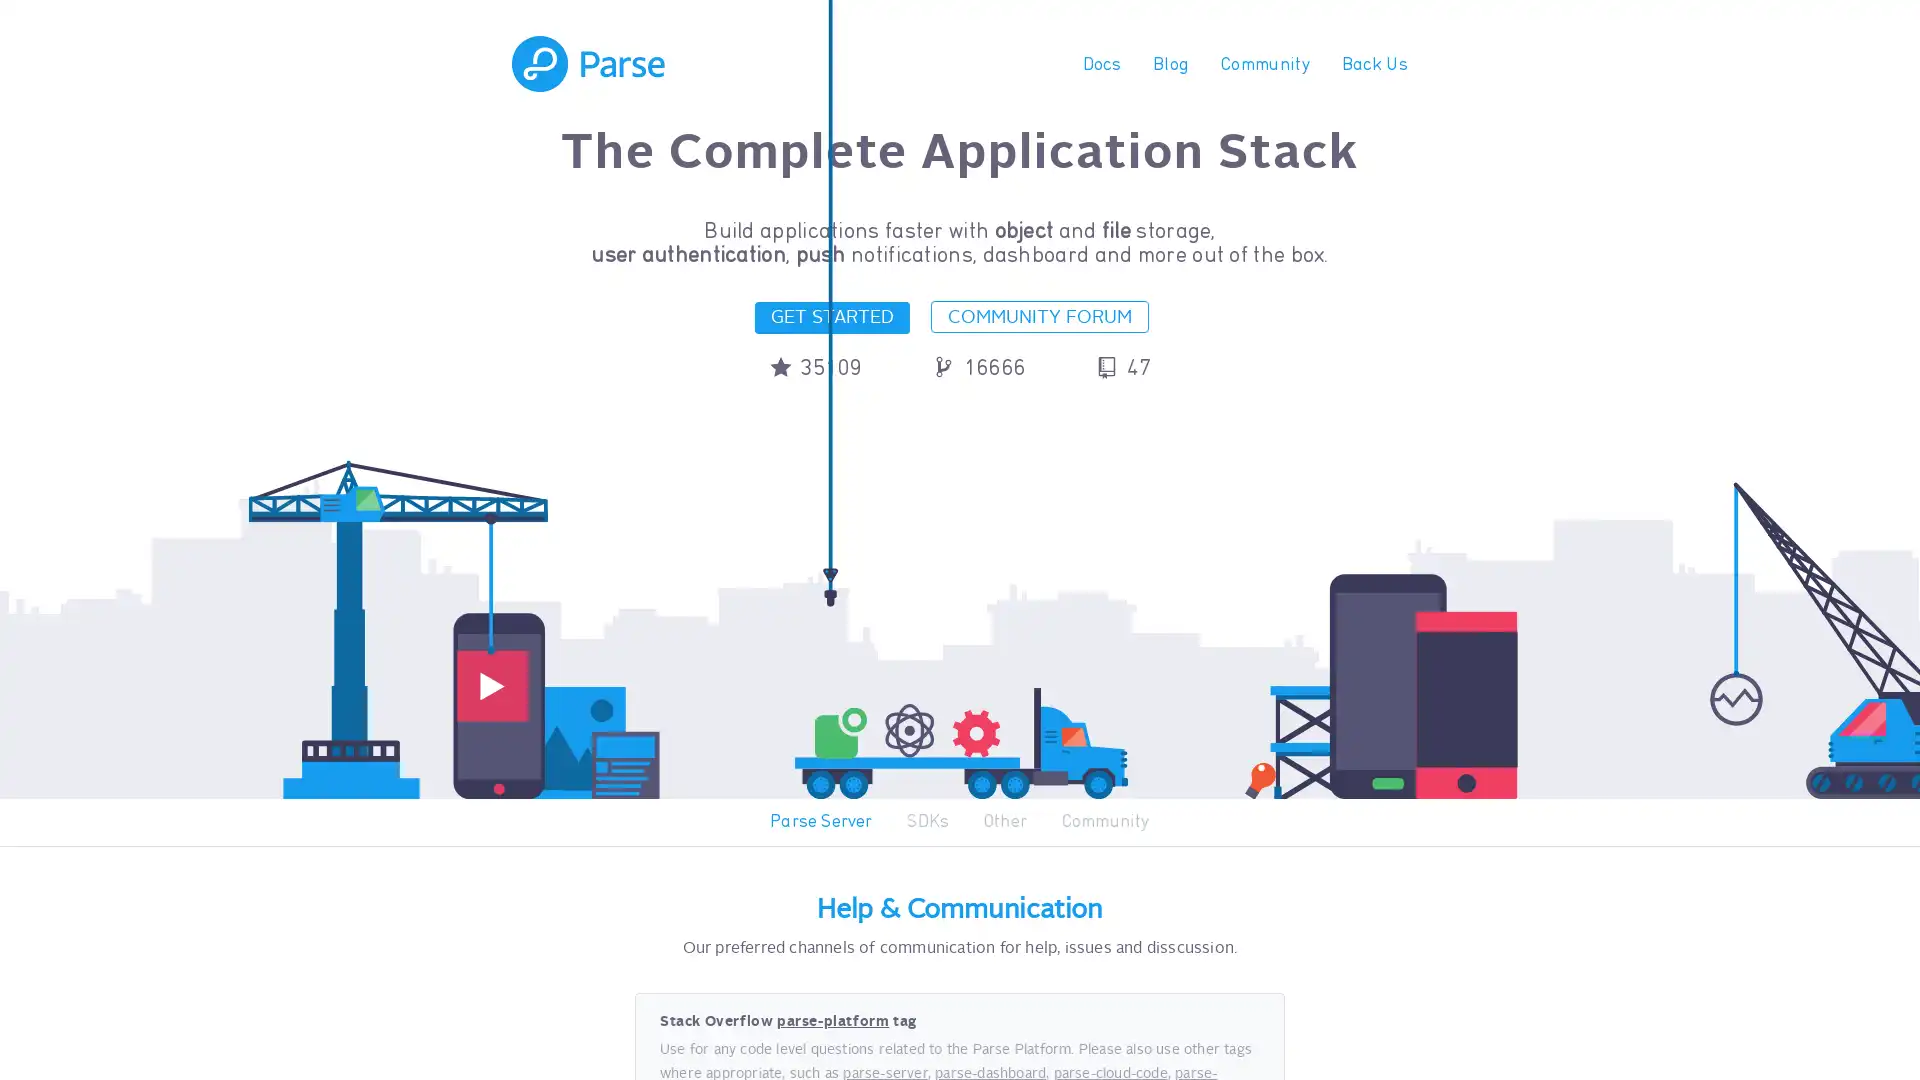  I want to click on GET STARTED, so click(831, 316).